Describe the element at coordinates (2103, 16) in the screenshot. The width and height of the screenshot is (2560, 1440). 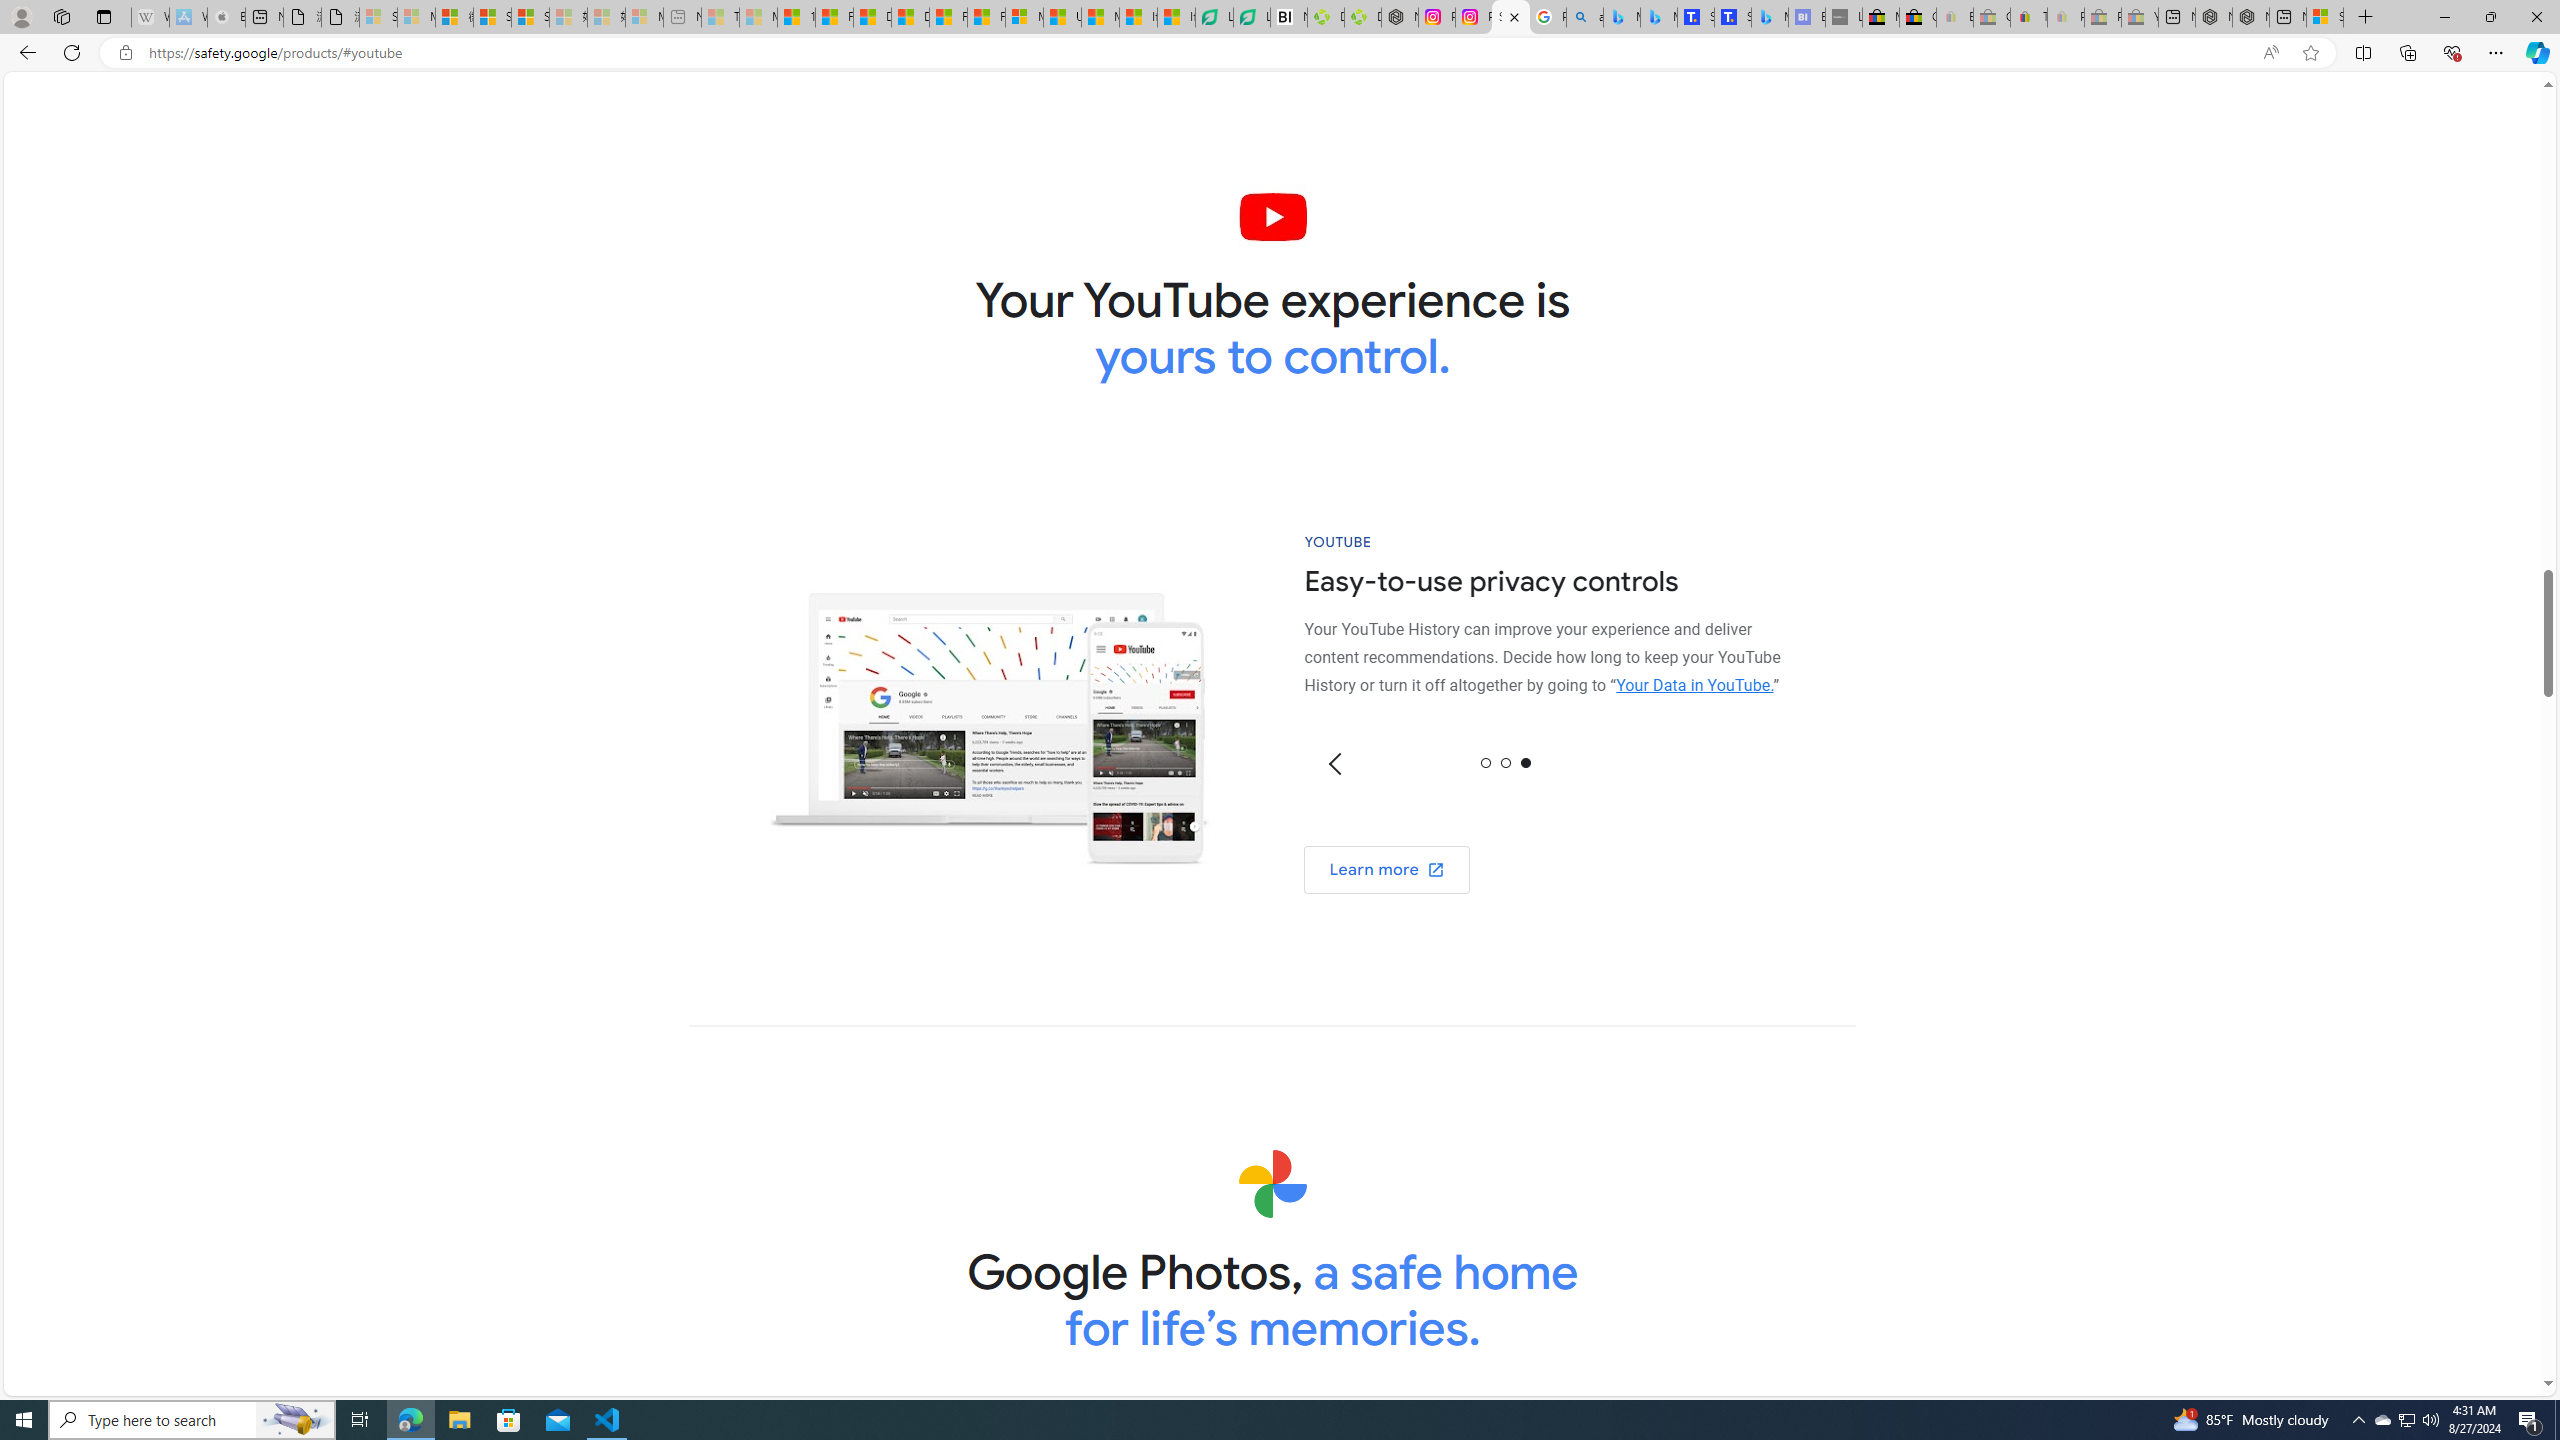
I see `'Press Room - eBay Inc. - Sleeping'` at that location.